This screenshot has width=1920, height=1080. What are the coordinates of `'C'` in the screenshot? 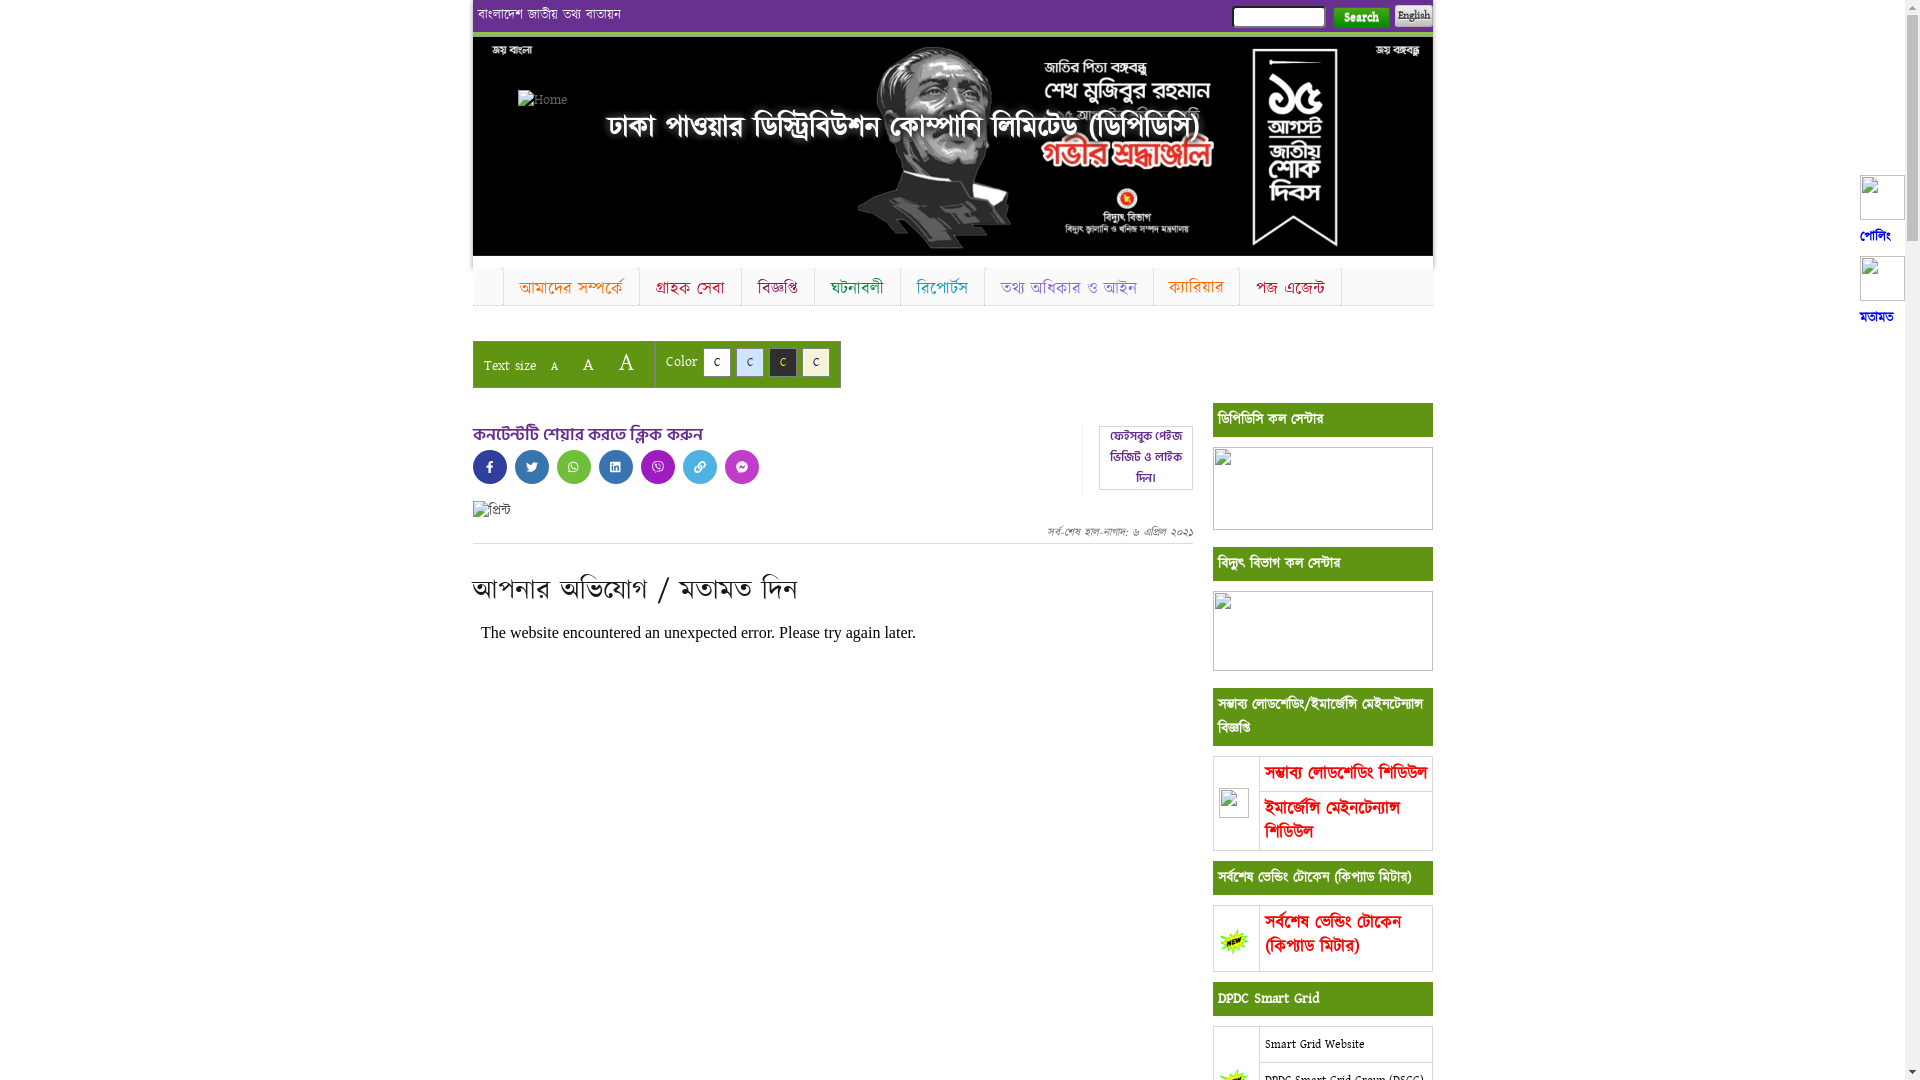 It's located at (781, 362).